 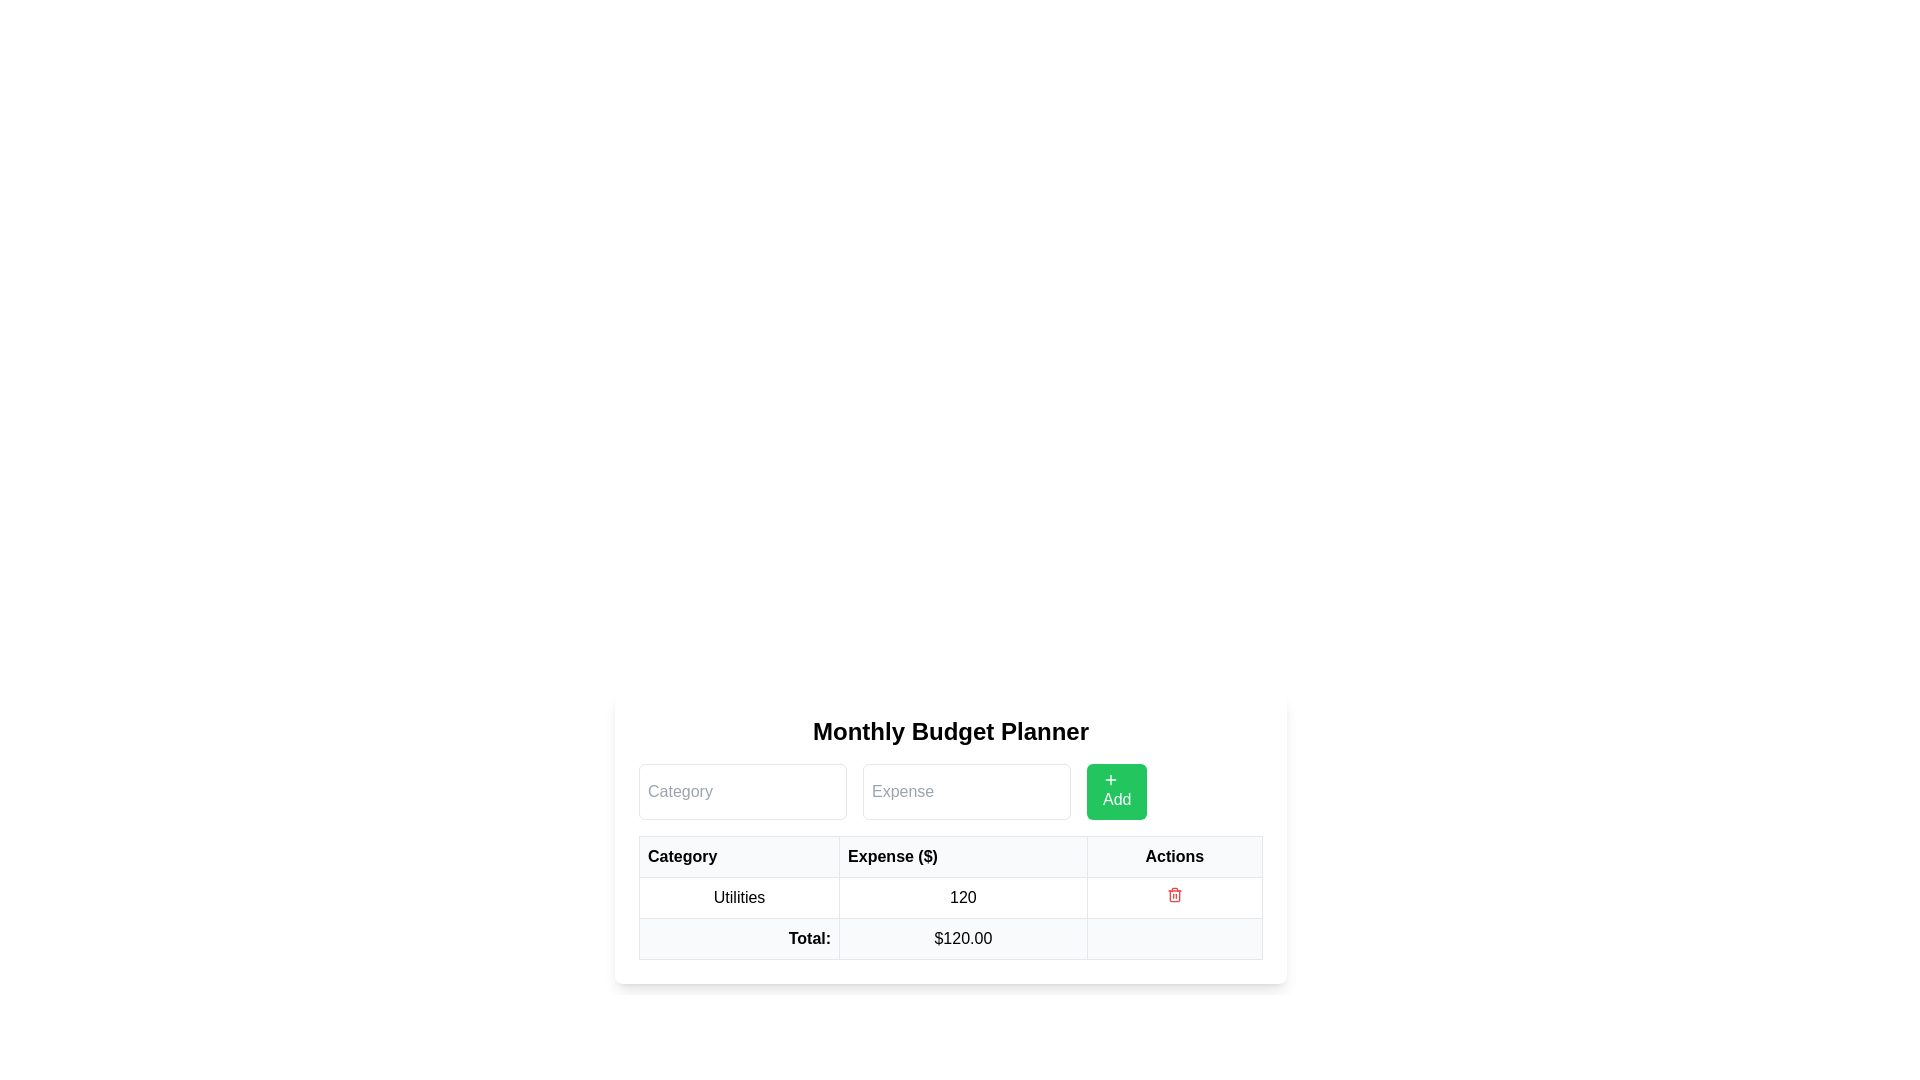 I want to click on displayed text content from the total amount row at the bottom of the table, which summarizes the expenses, so click(x=949, y=938).